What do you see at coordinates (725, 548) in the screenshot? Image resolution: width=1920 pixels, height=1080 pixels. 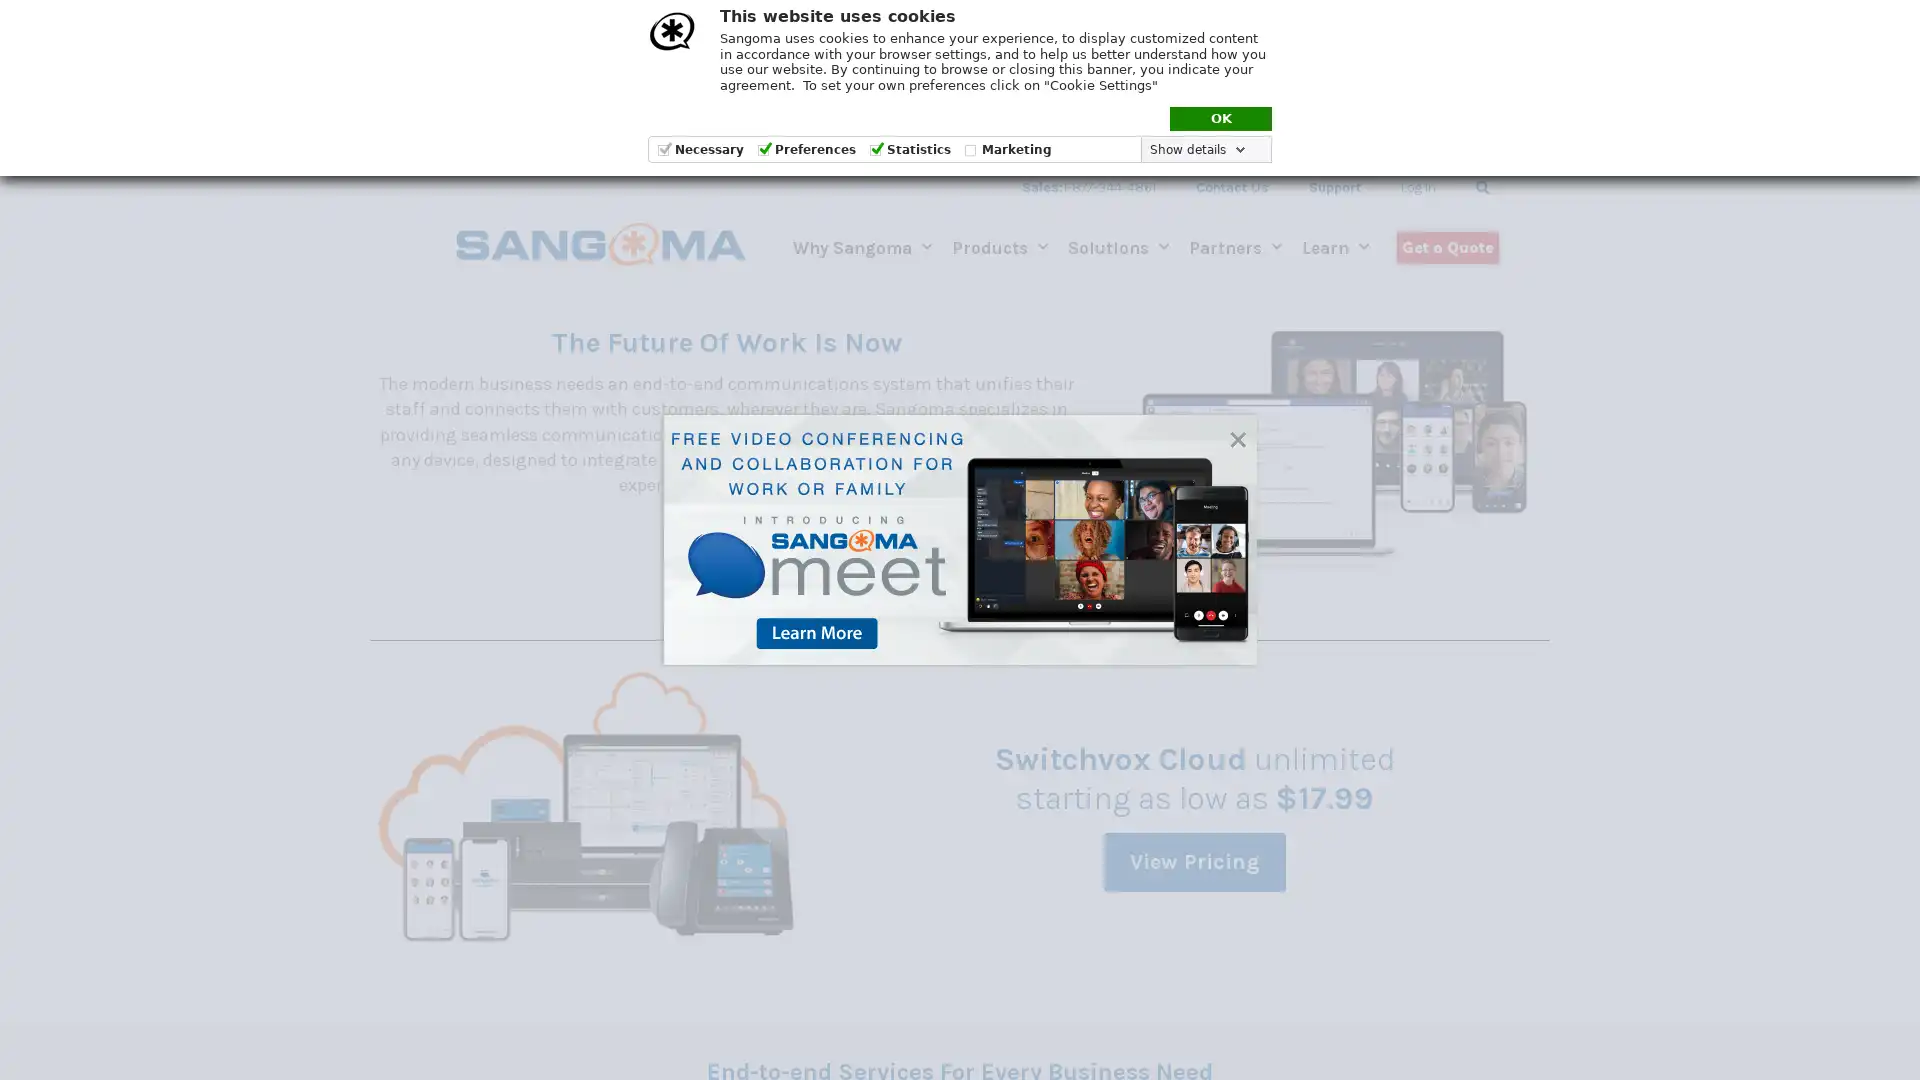 I see `Learn More` at bounding box center [725, 548].